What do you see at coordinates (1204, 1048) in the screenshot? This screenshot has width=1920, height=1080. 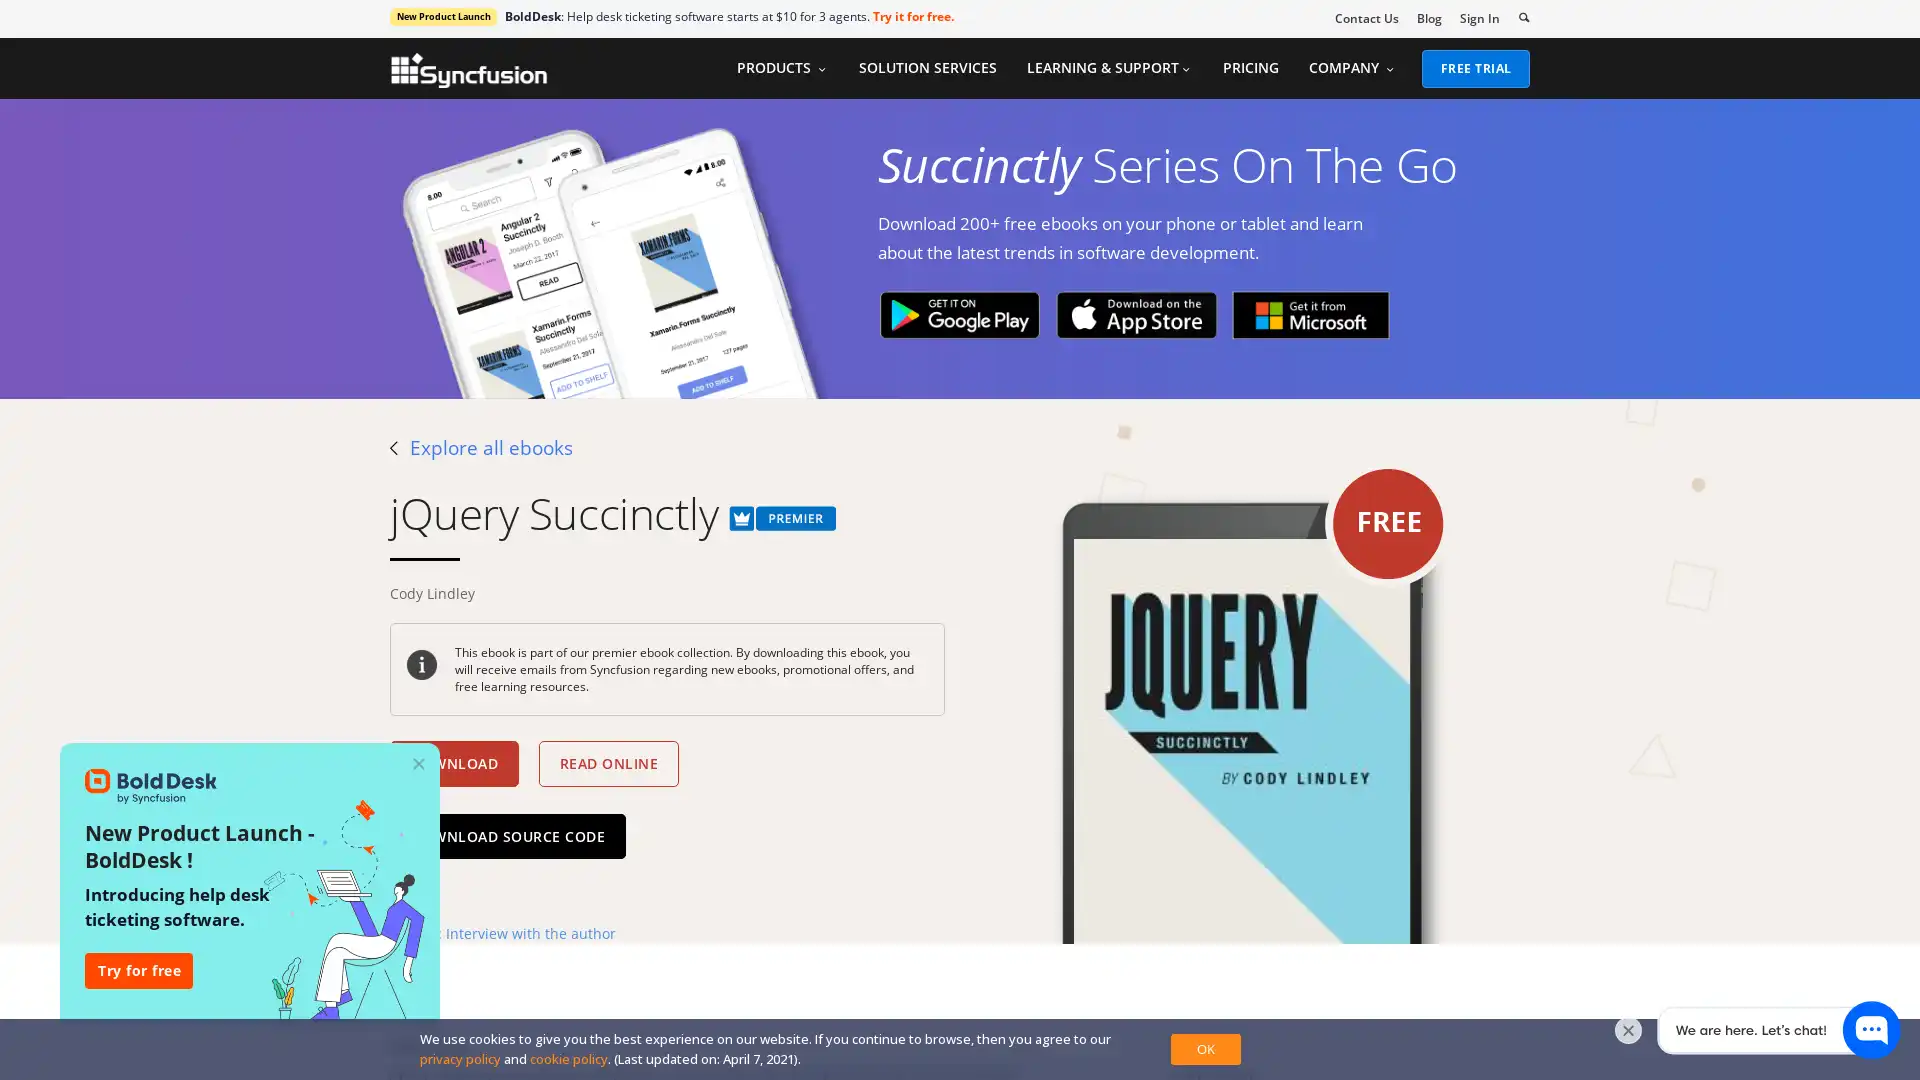 I see `OK` at bounding box center [1204, 1048].